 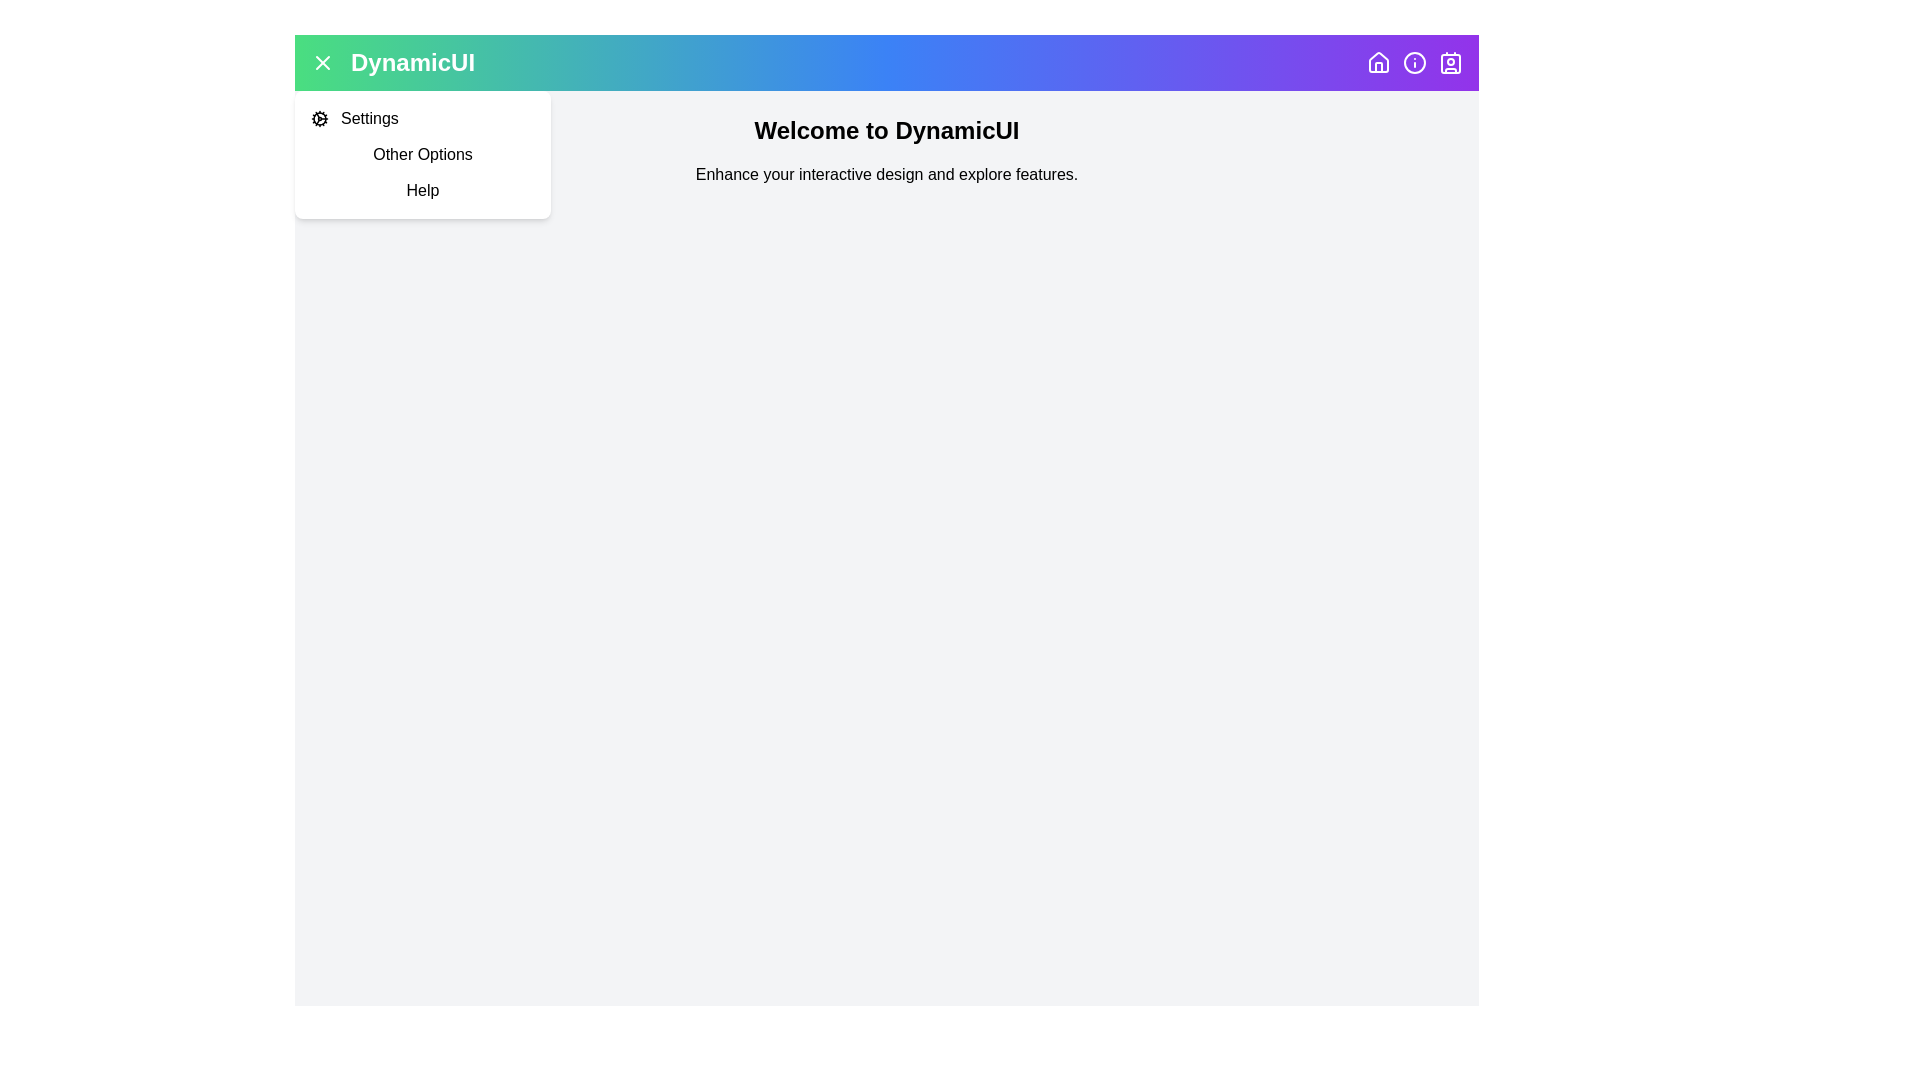 What do you see at coordinates (1450, 61) in the screenshot?
I see `the icon button located in the upper-right corner of the interface` at bounding box center [1450, 61].